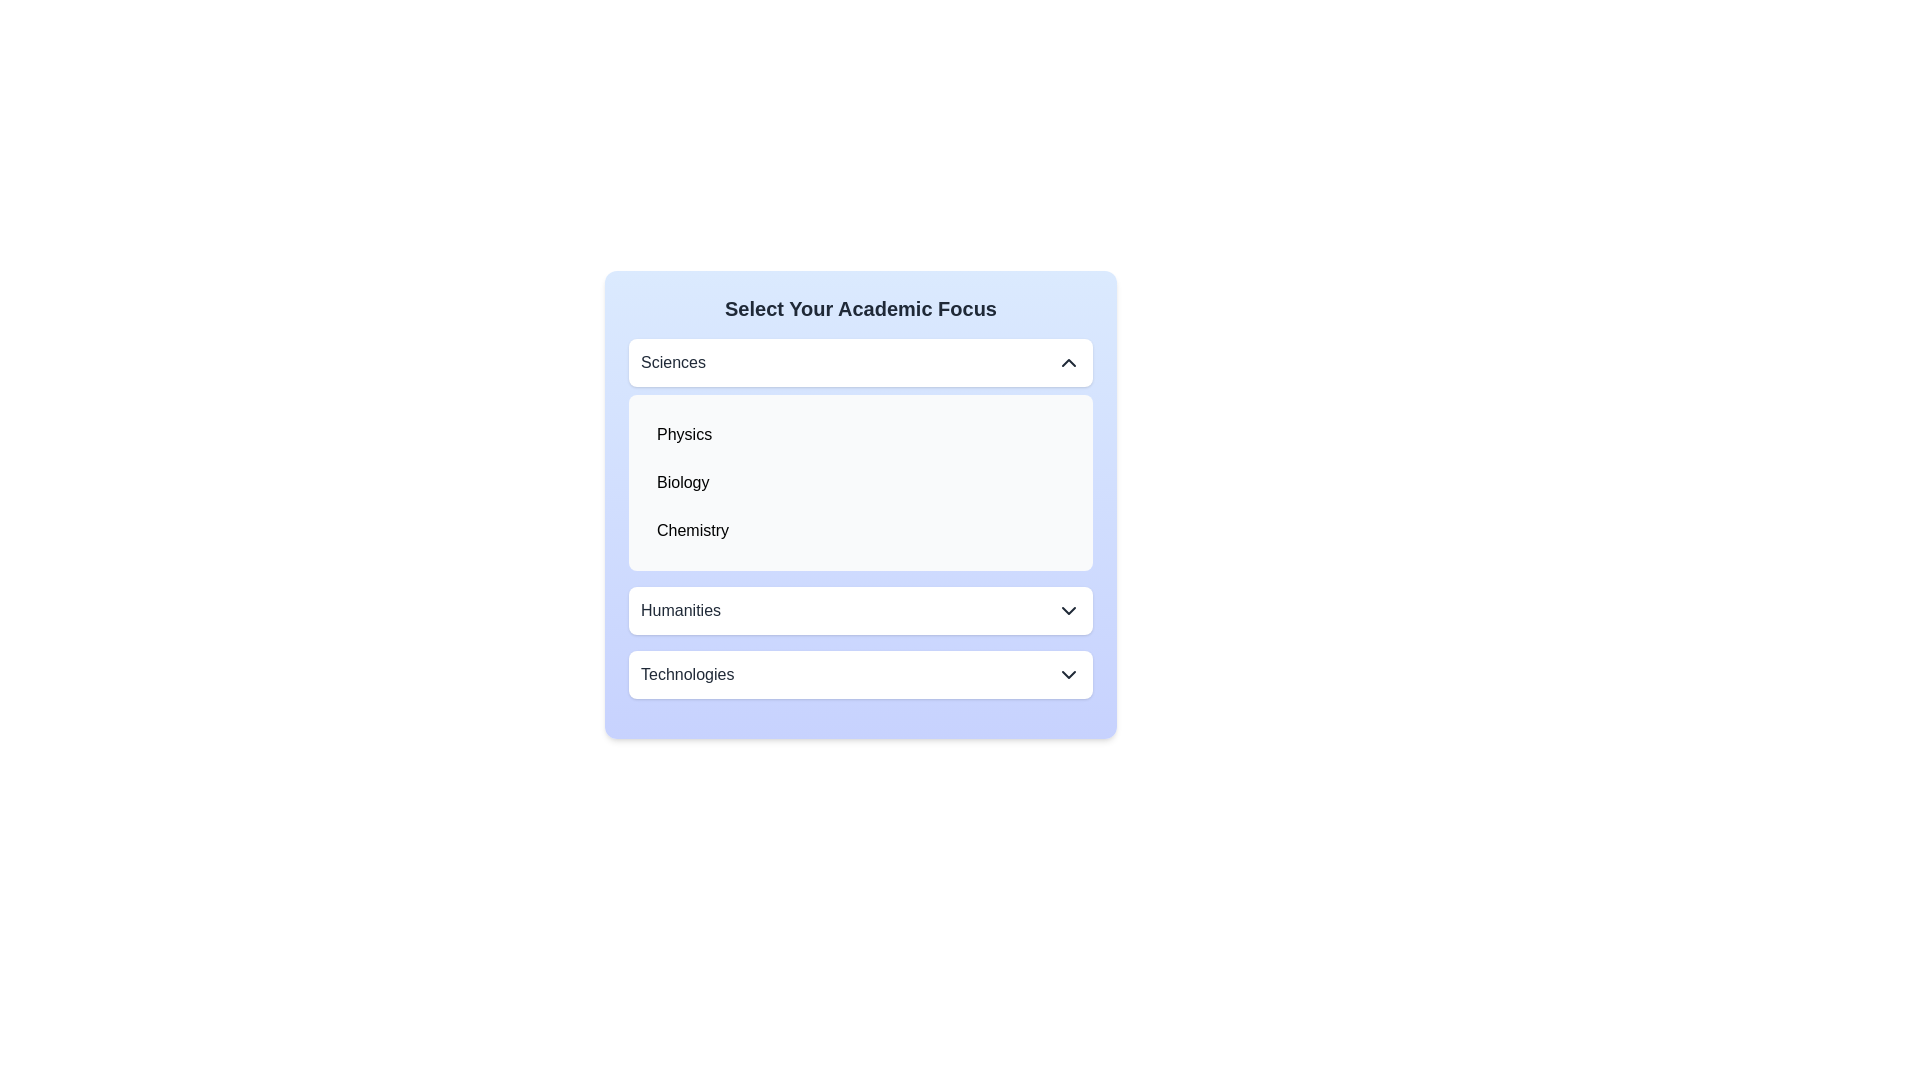 This screenshot has height=1080, width=1920. I want to click on the downward-pointing arrow icon located on the far-right side of the 'Sciences' button, so click(1068, 362).